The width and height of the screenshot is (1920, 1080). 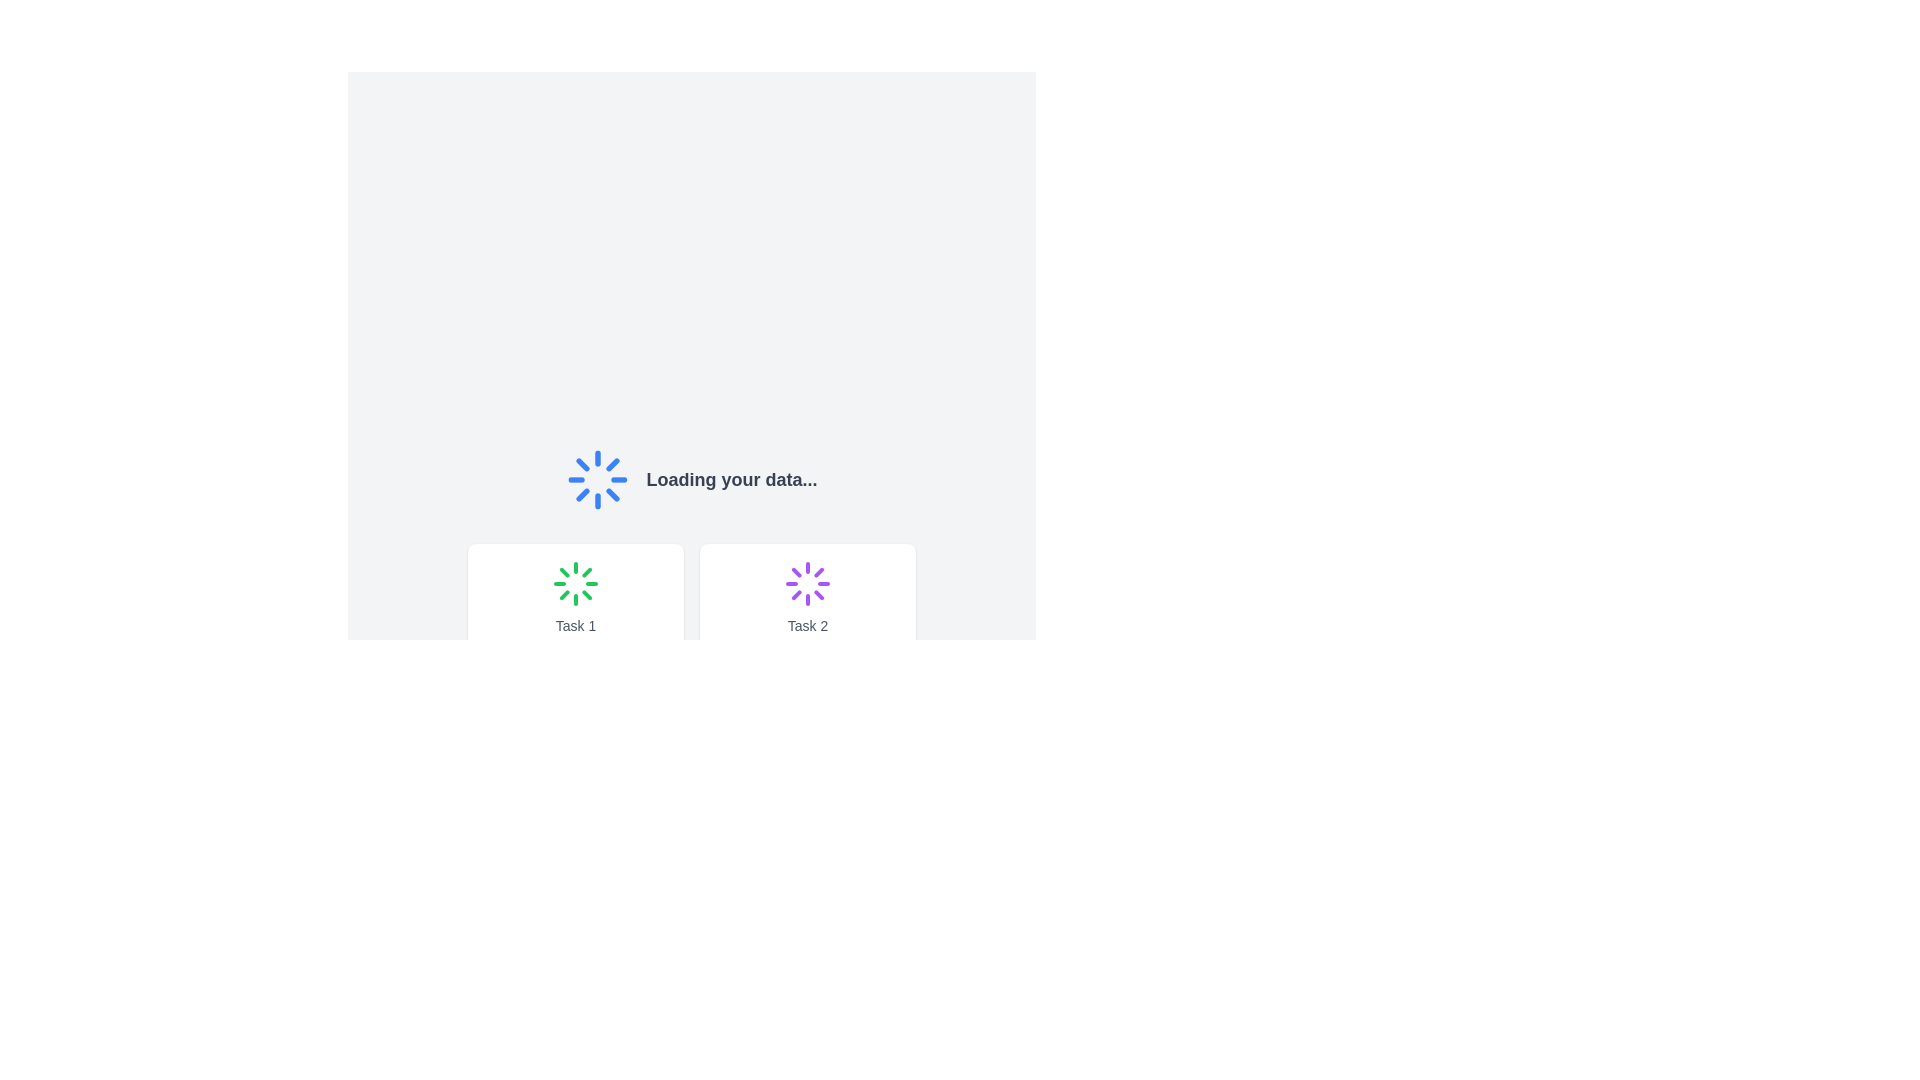 What do you see at coordinates (575, 583) in the screenshot?
I see `the Spinner element that visually indicates a loading process for 'Task 1', located below the text label in a card-like structure` at bounding box center [575, 583].